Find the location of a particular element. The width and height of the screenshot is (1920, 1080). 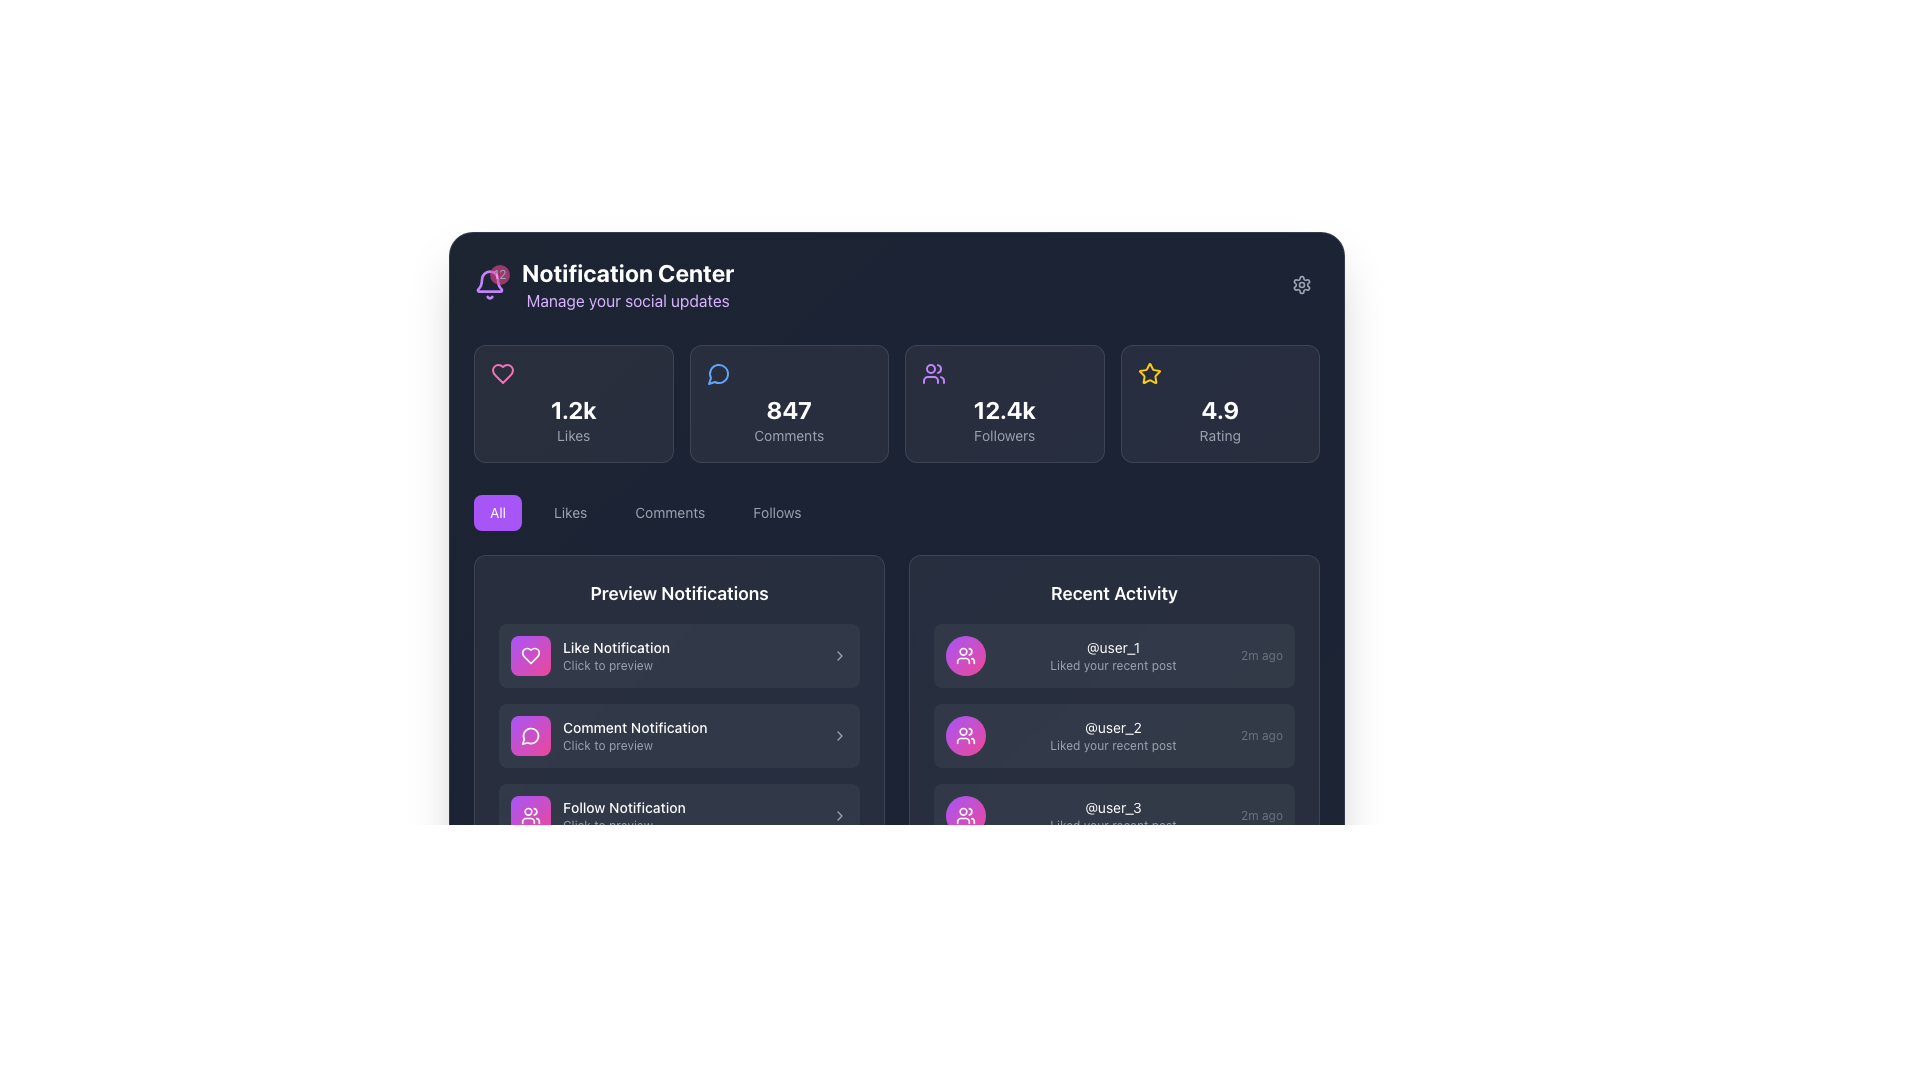

the 'Comment Notification' text in the 'Preview Notifications' list to interact with it is located at coordinates (691, 736).